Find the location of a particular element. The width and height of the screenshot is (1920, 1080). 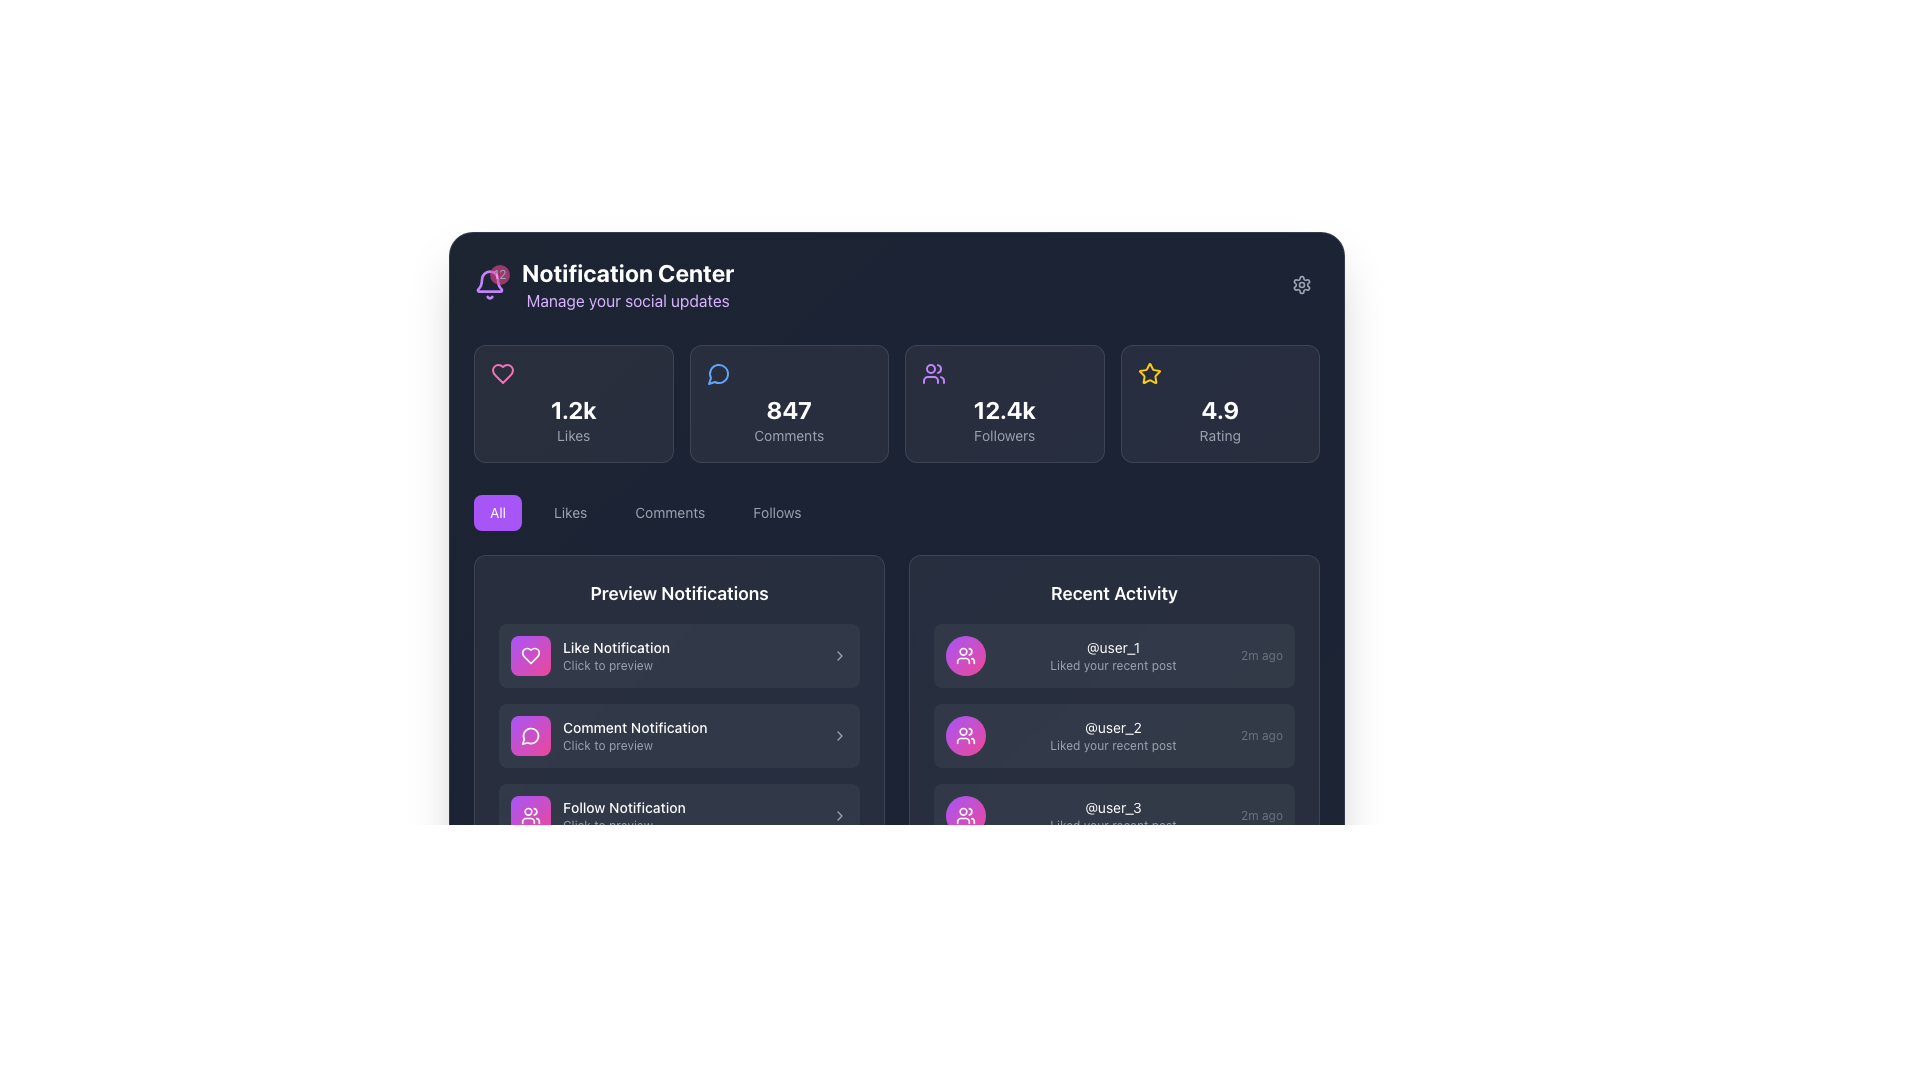

the 'Comment Notification' text in the 'Preview Notifications' list to interact with it is located at coordinates (691, 736).